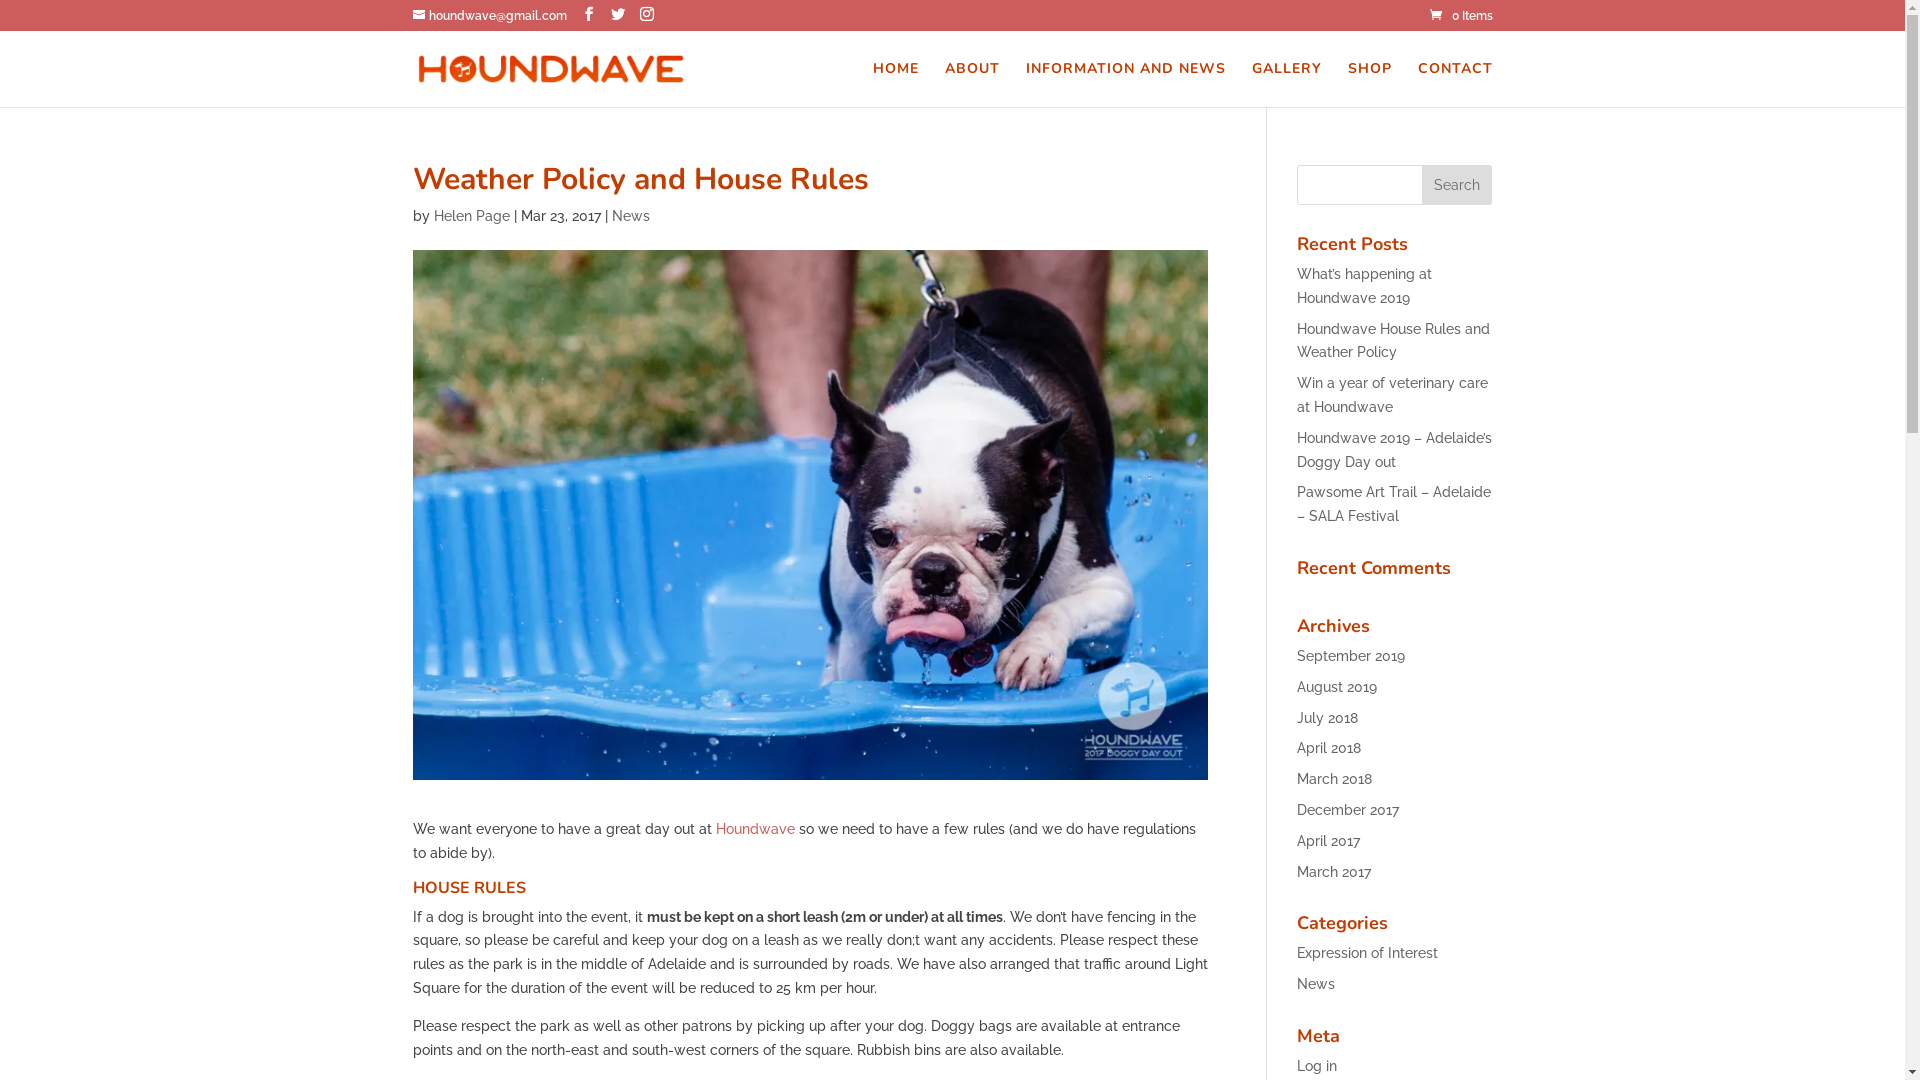 The width and height of the screenshot is (1920, 1080). I want to click on 'December 2017', so click(1348, 810).